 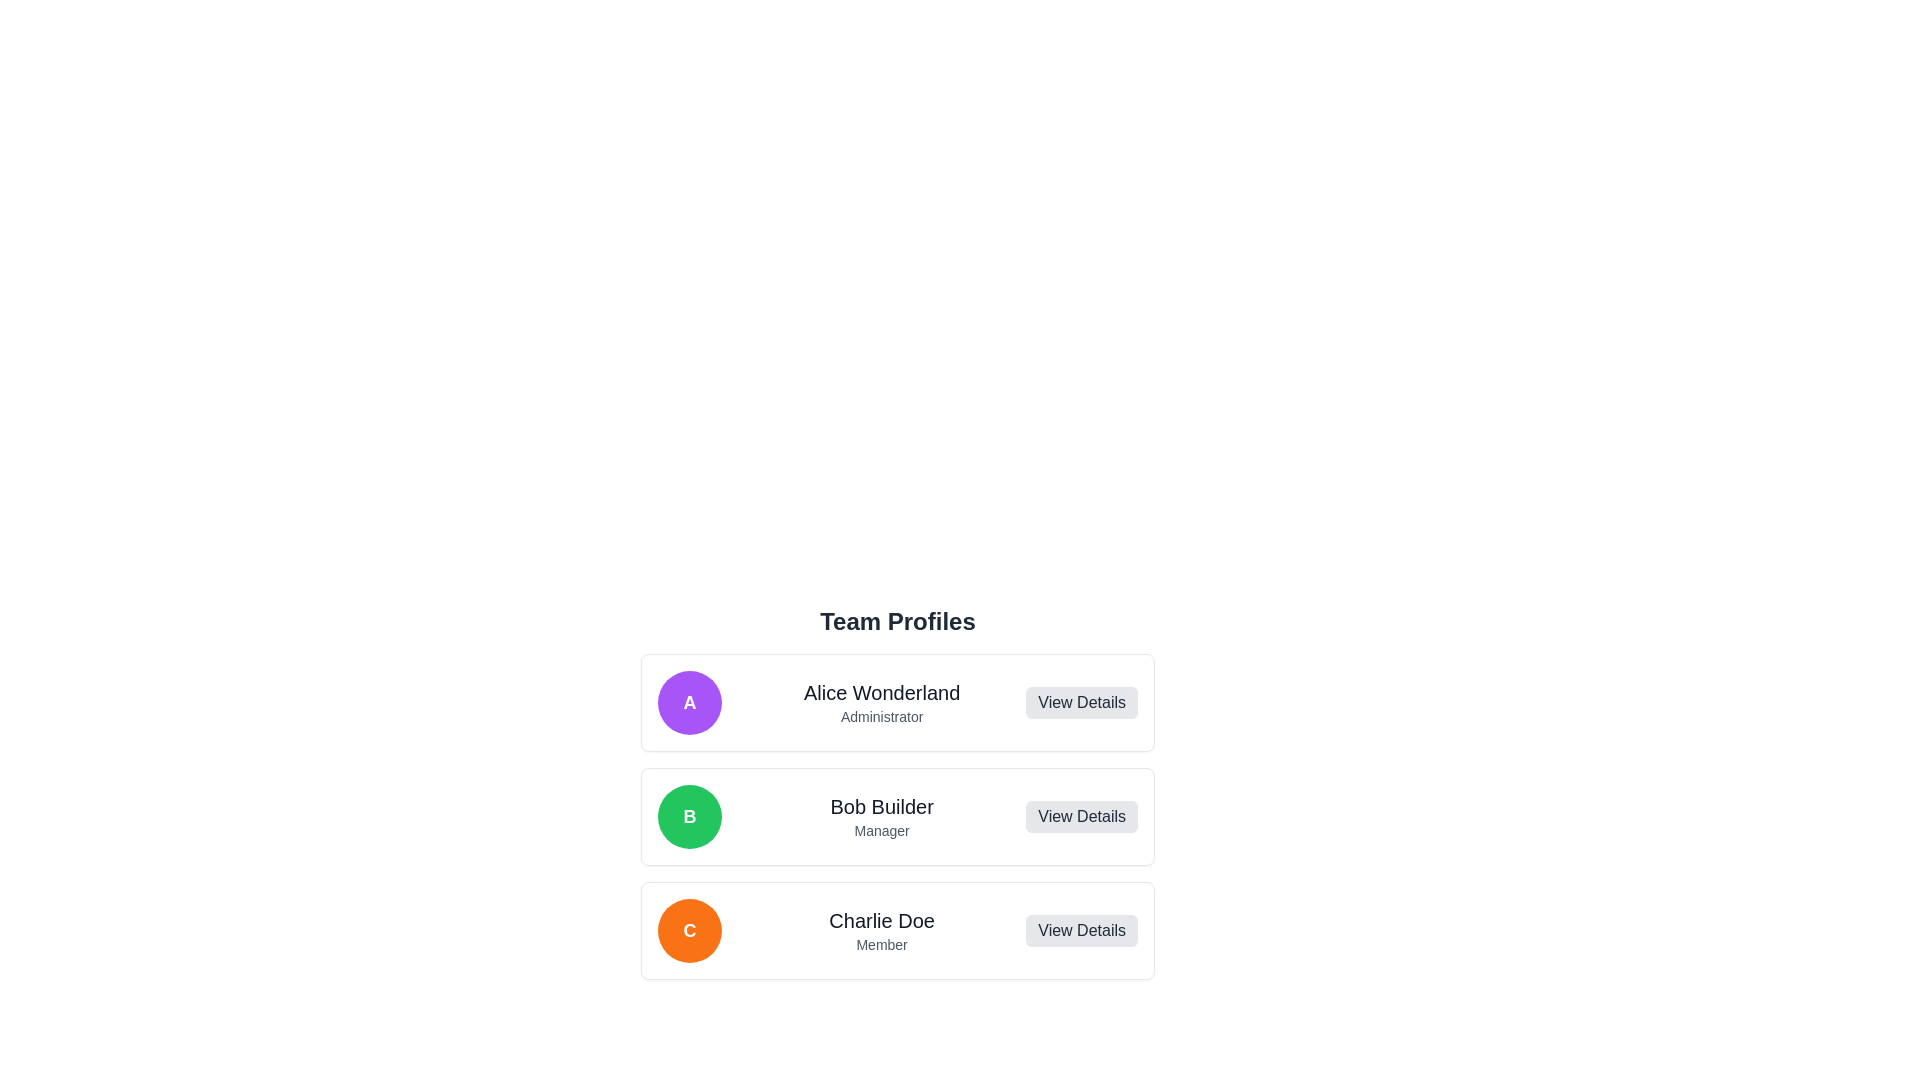 I want to click on the text label providing information about the role of the individual associated with the profile under 'Bob Builder' in the second profile card, so click(x=881, y=830).